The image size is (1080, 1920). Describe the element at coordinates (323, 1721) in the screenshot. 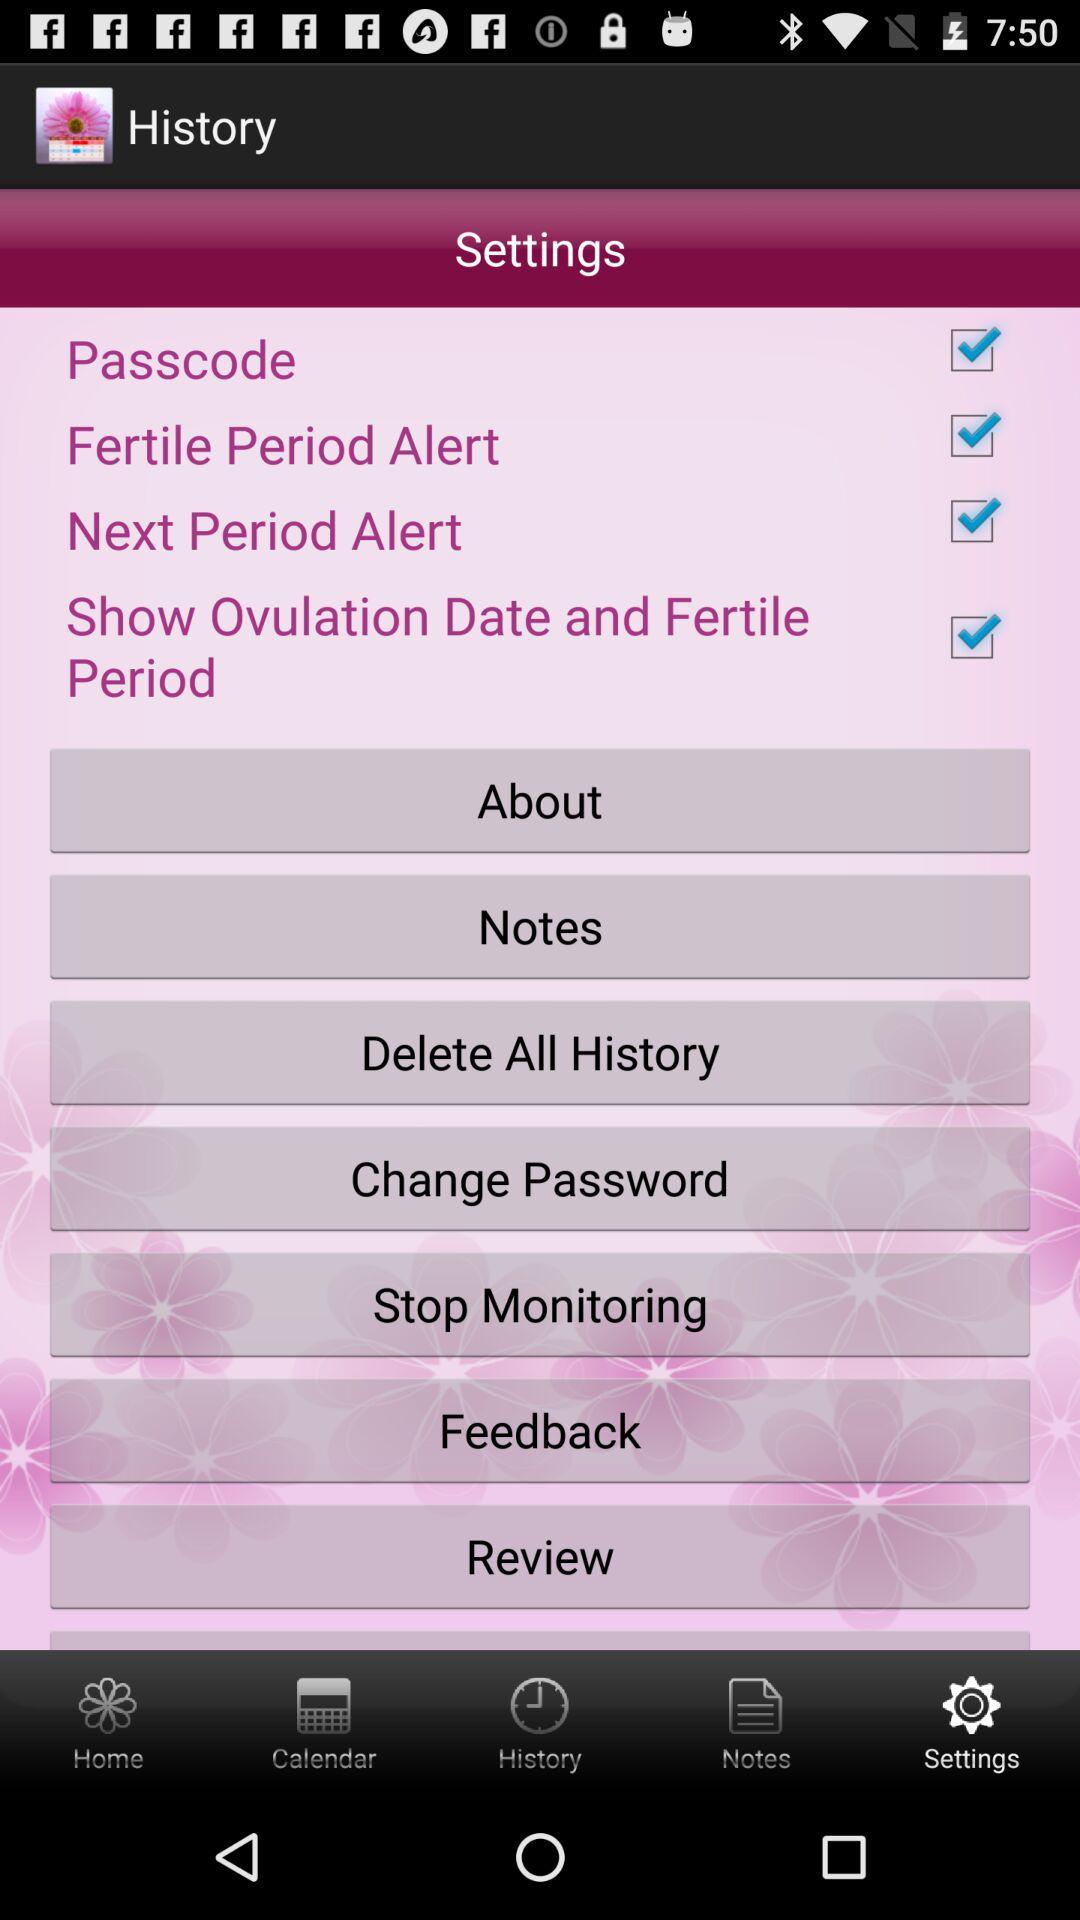

I see `calendar` at that location.